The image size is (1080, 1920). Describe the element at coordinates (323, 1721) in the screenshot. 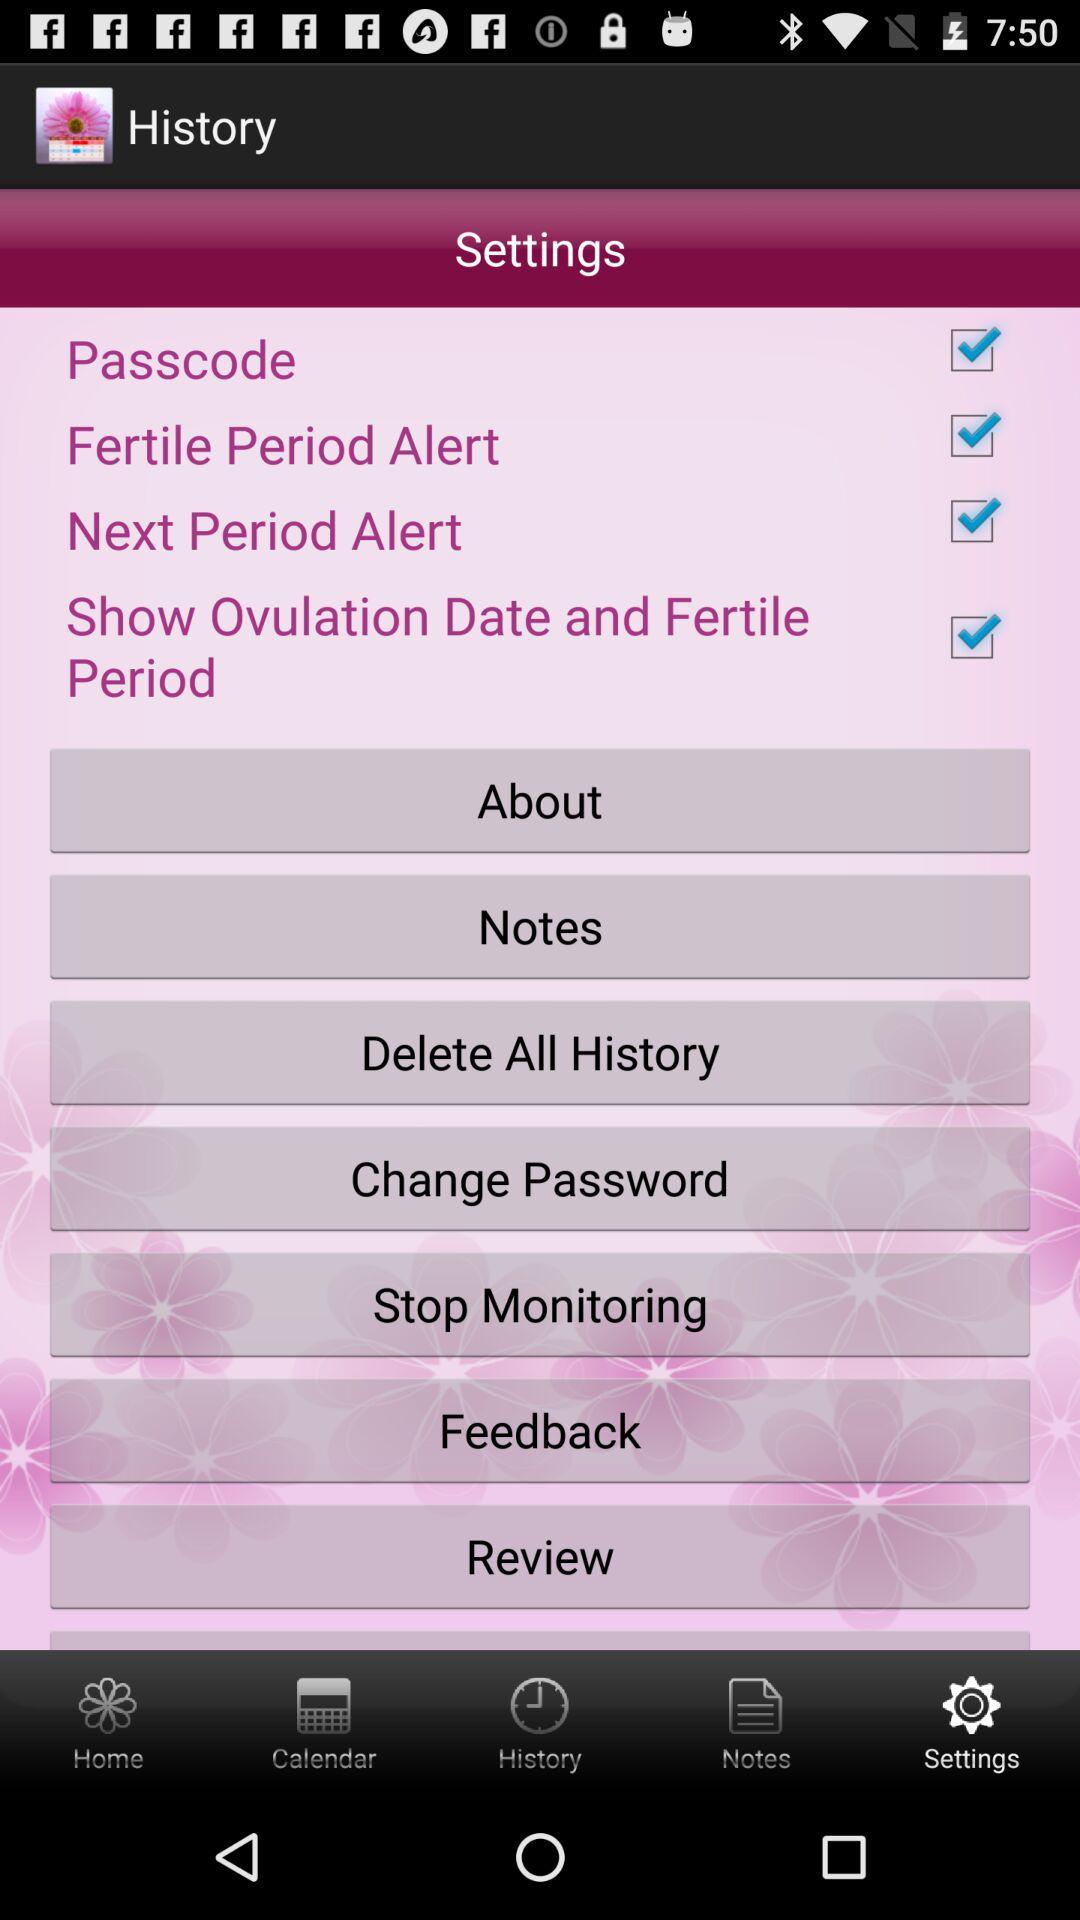

I see `calendar` at that location.